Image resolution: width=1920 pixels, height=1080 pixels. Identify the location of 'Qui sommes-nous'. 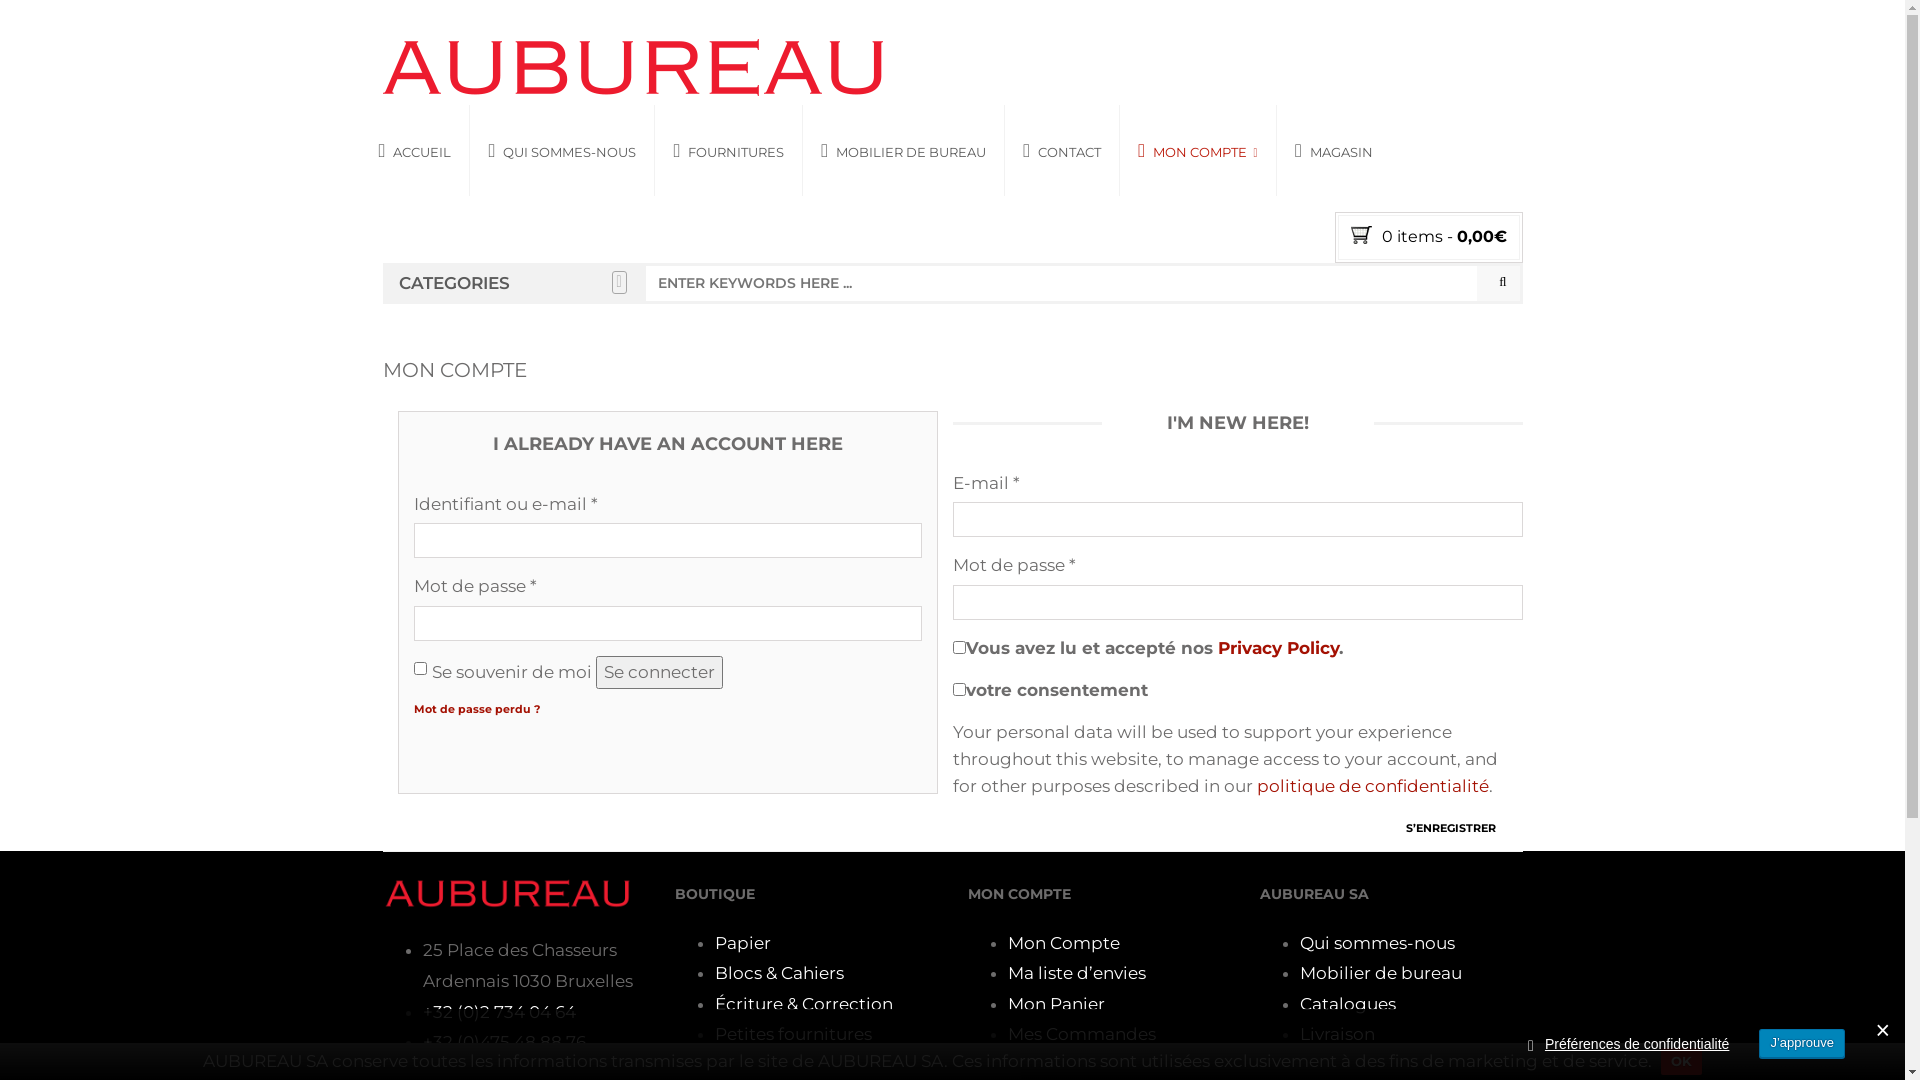
(1376, 942).